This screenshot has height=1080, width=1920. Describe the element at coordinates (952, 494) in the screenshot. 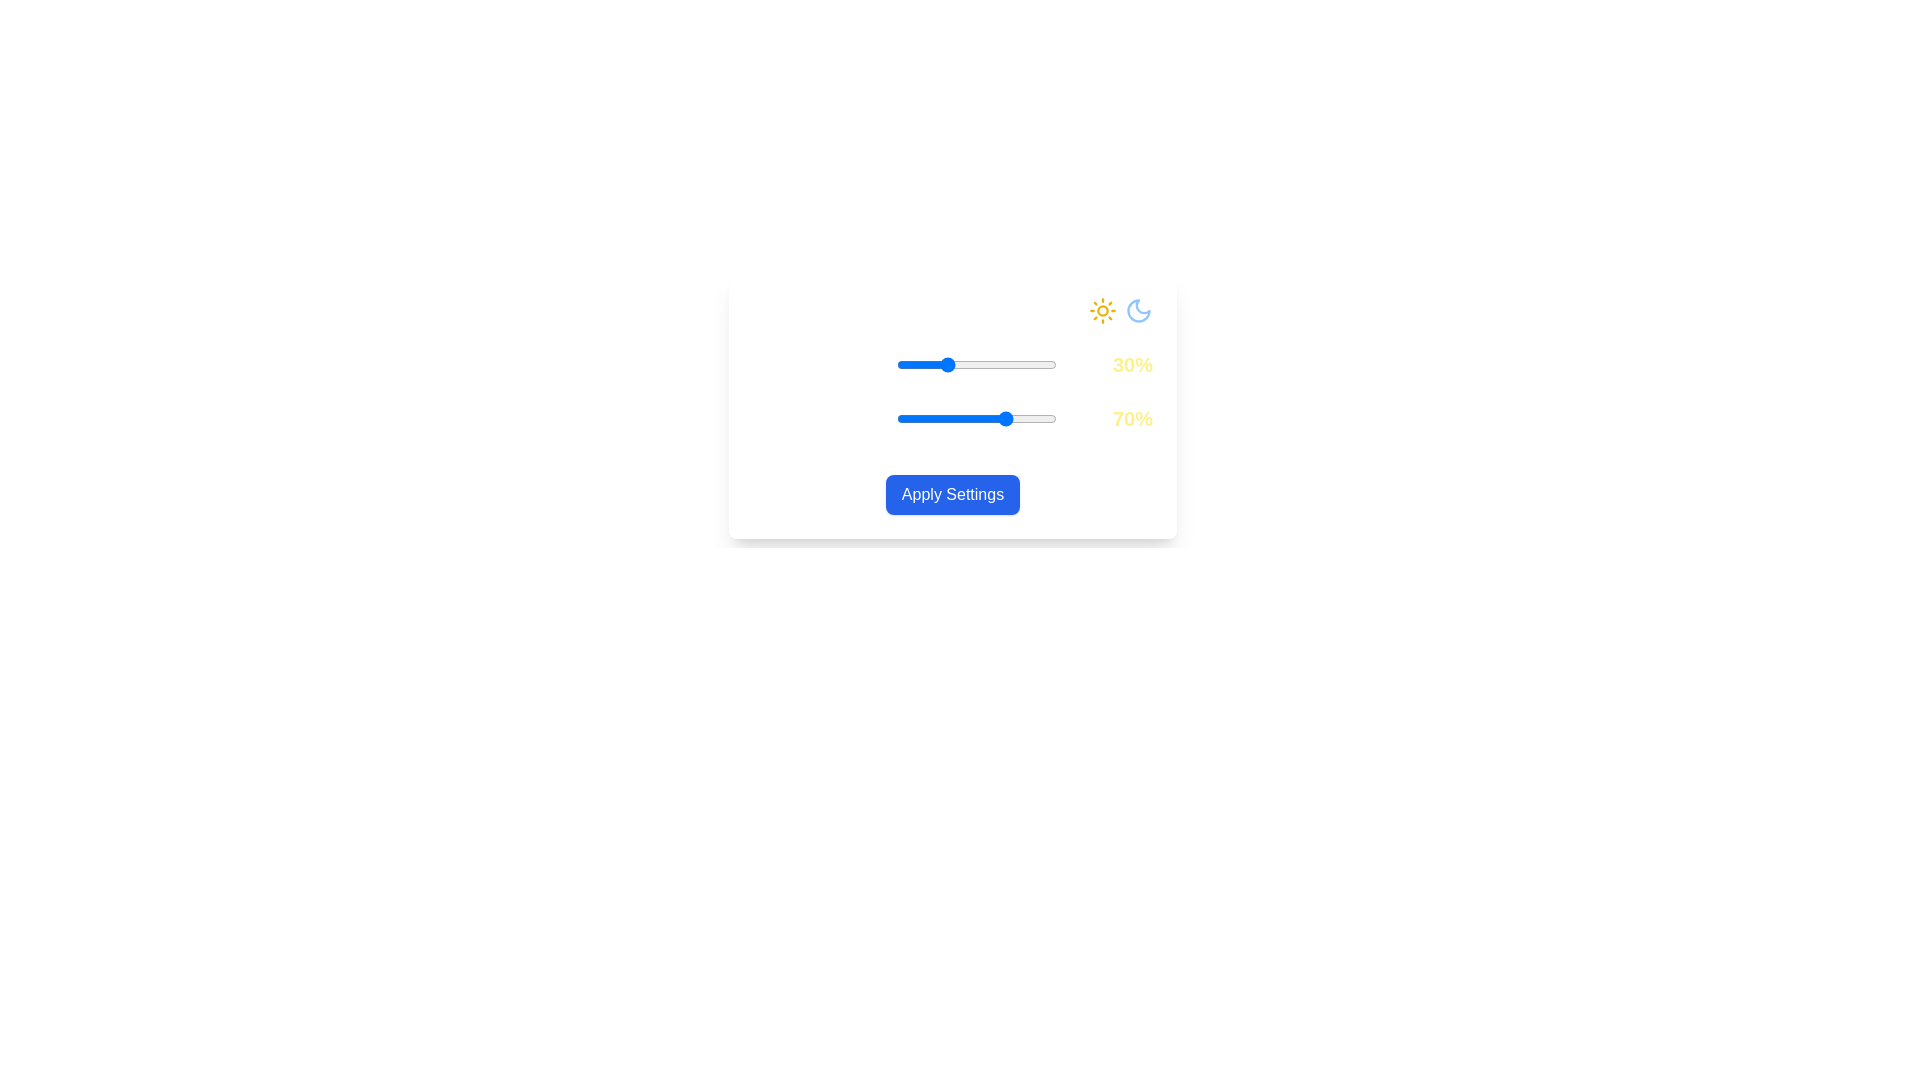

I see `the 'Apply Settings' button to apply the selected settings` at that location.